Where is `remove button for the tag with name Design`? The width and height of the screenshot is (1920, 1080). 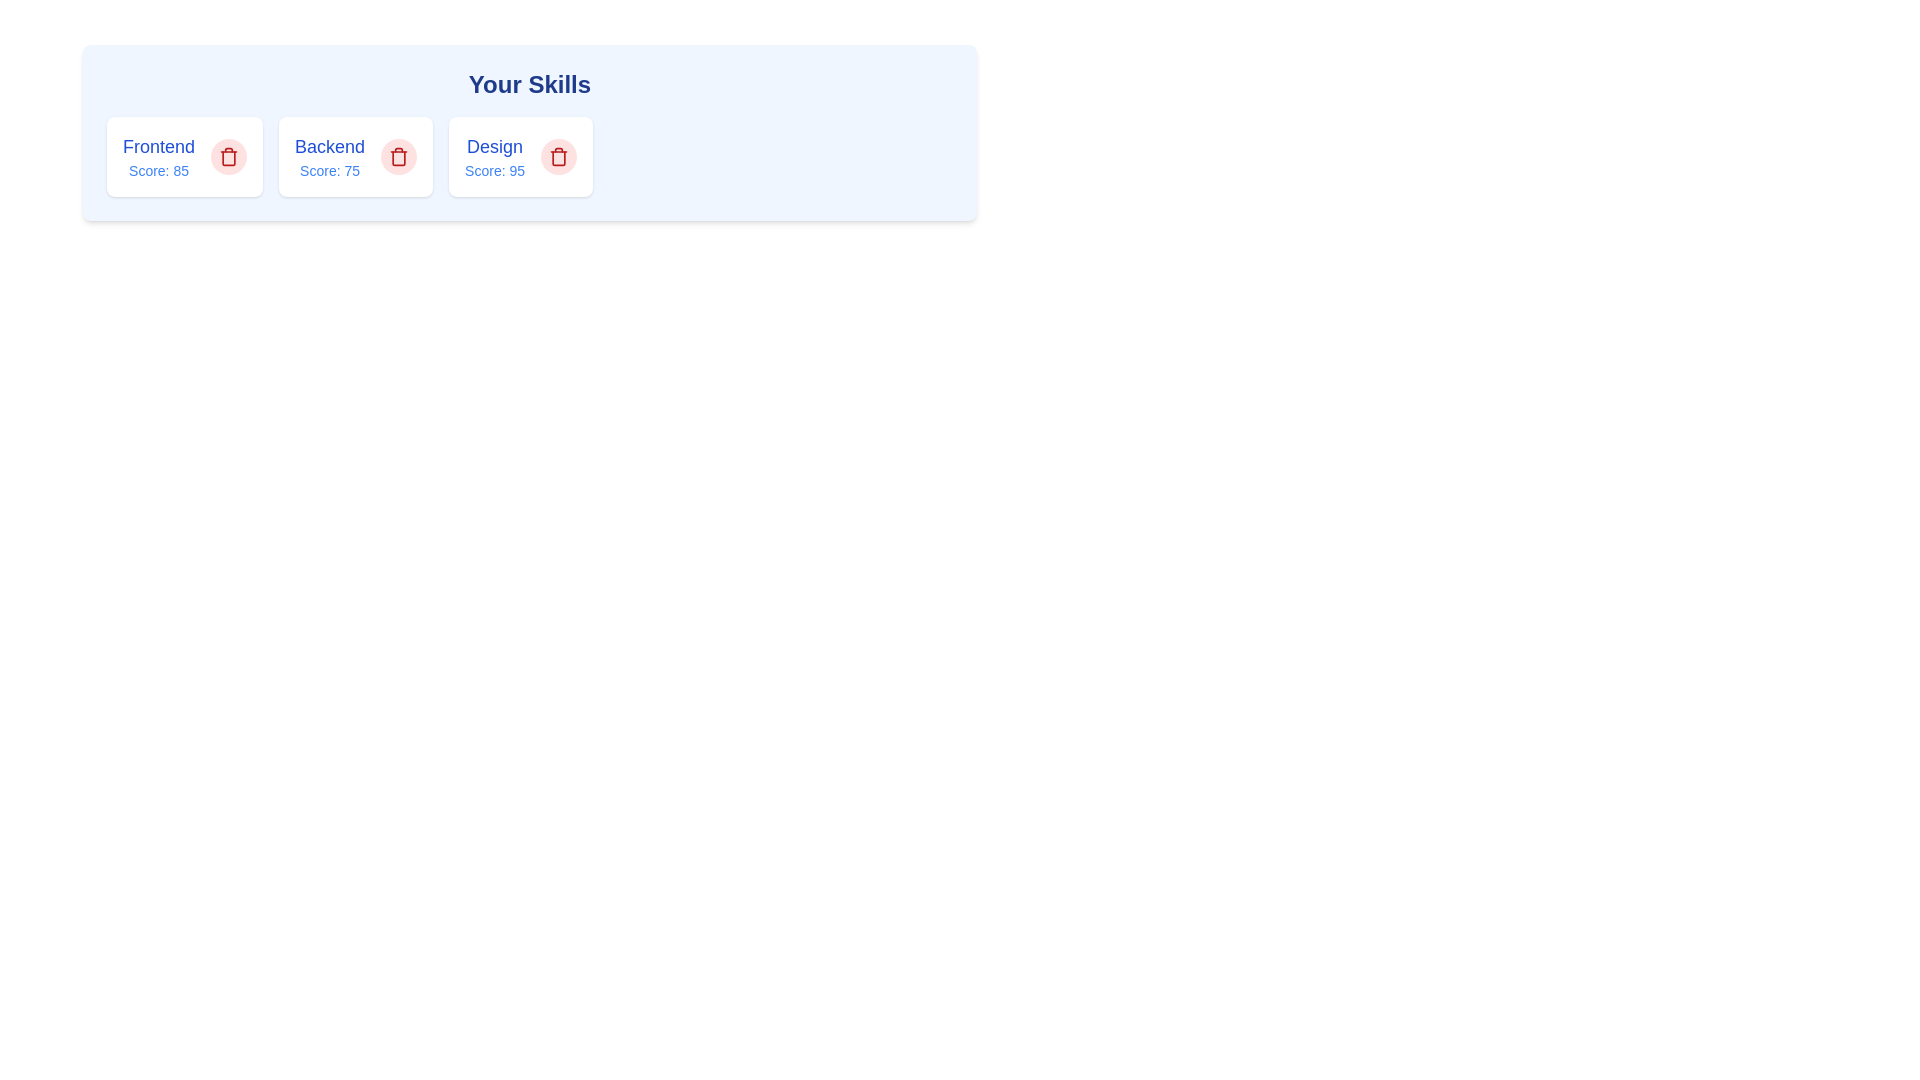
remove button for the tag with name Design is located at coordinates (559, 156).